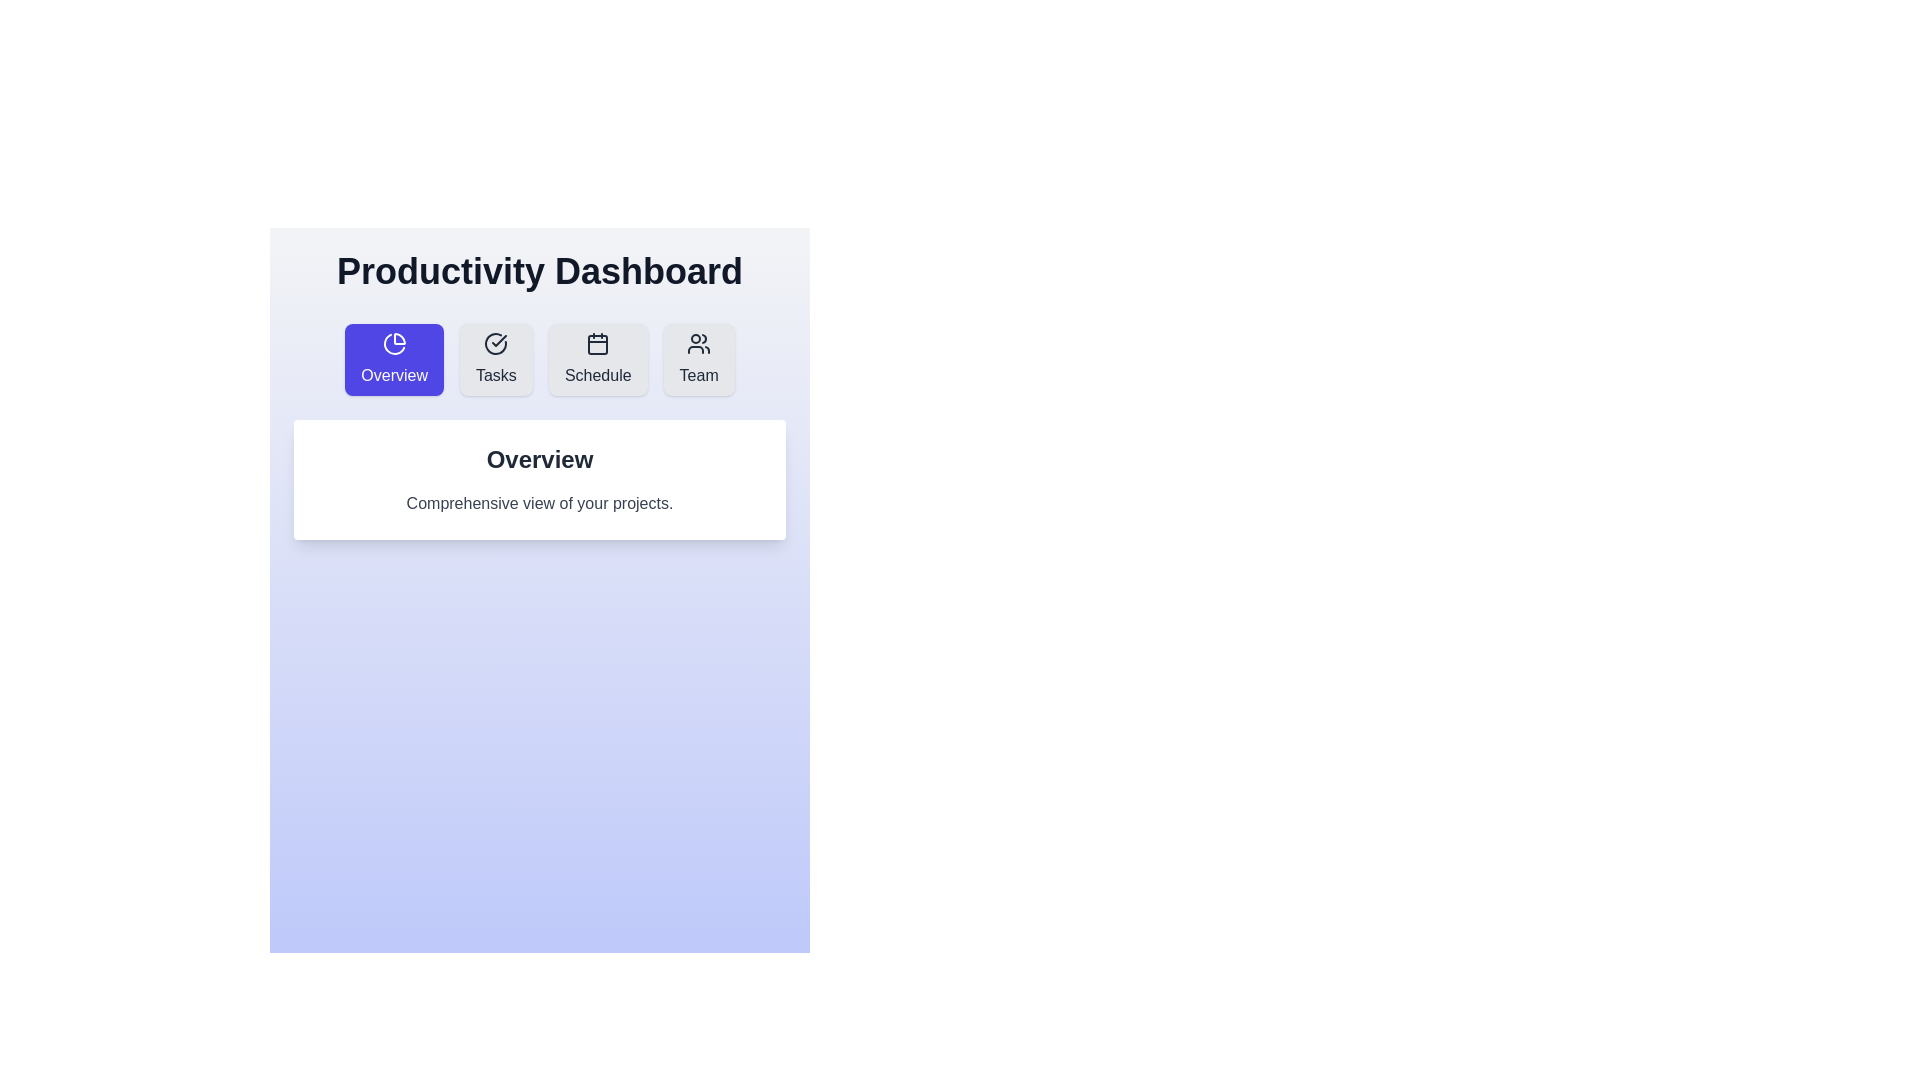 Image resolution: width=1920 pixels, height=1080 pixels. Describe the element at coordinates (597, 358) in the screenshot. I see `the navigation button labeled 'Schedule' to observe the visual effect` at that location.